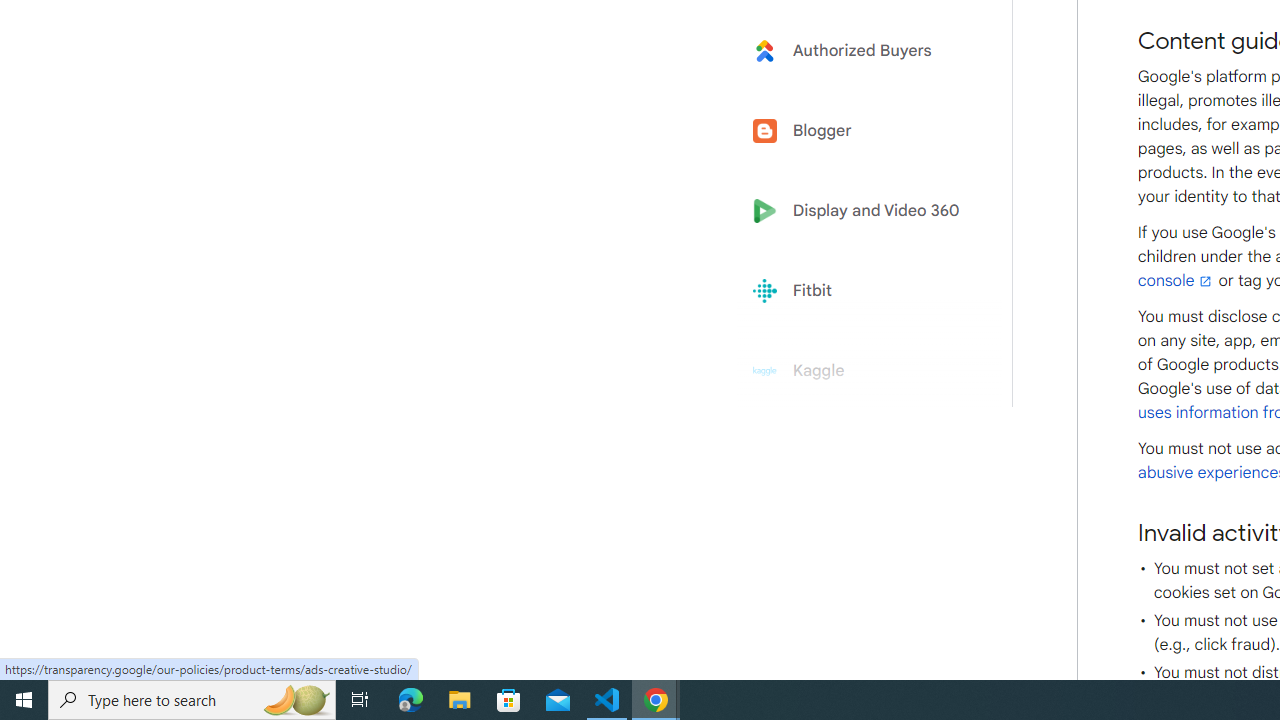  Describe the element at coordinates (862, 49) in the screenshot. I see `'Learn more about Authorized Buyers'` at that location.